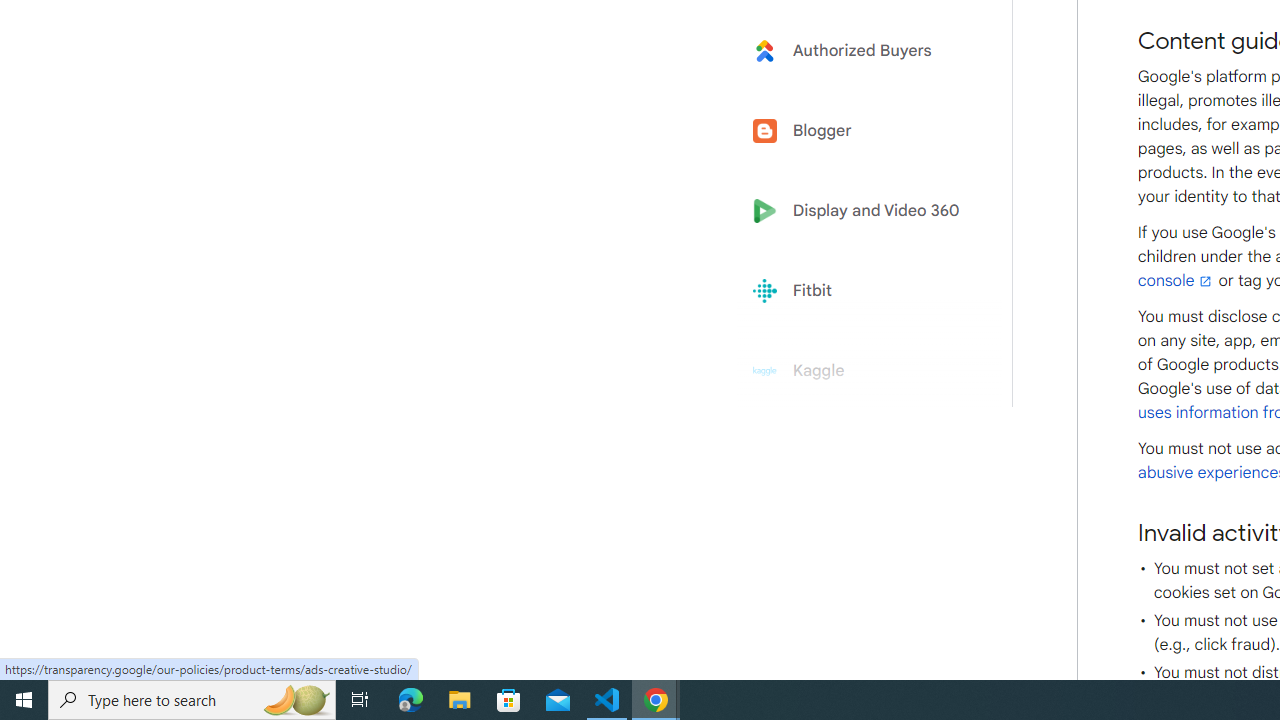  Describe the element at coordinates (862, 49) in the screenshot. I see `'Learn more about Authorized Buyers'` at that location.